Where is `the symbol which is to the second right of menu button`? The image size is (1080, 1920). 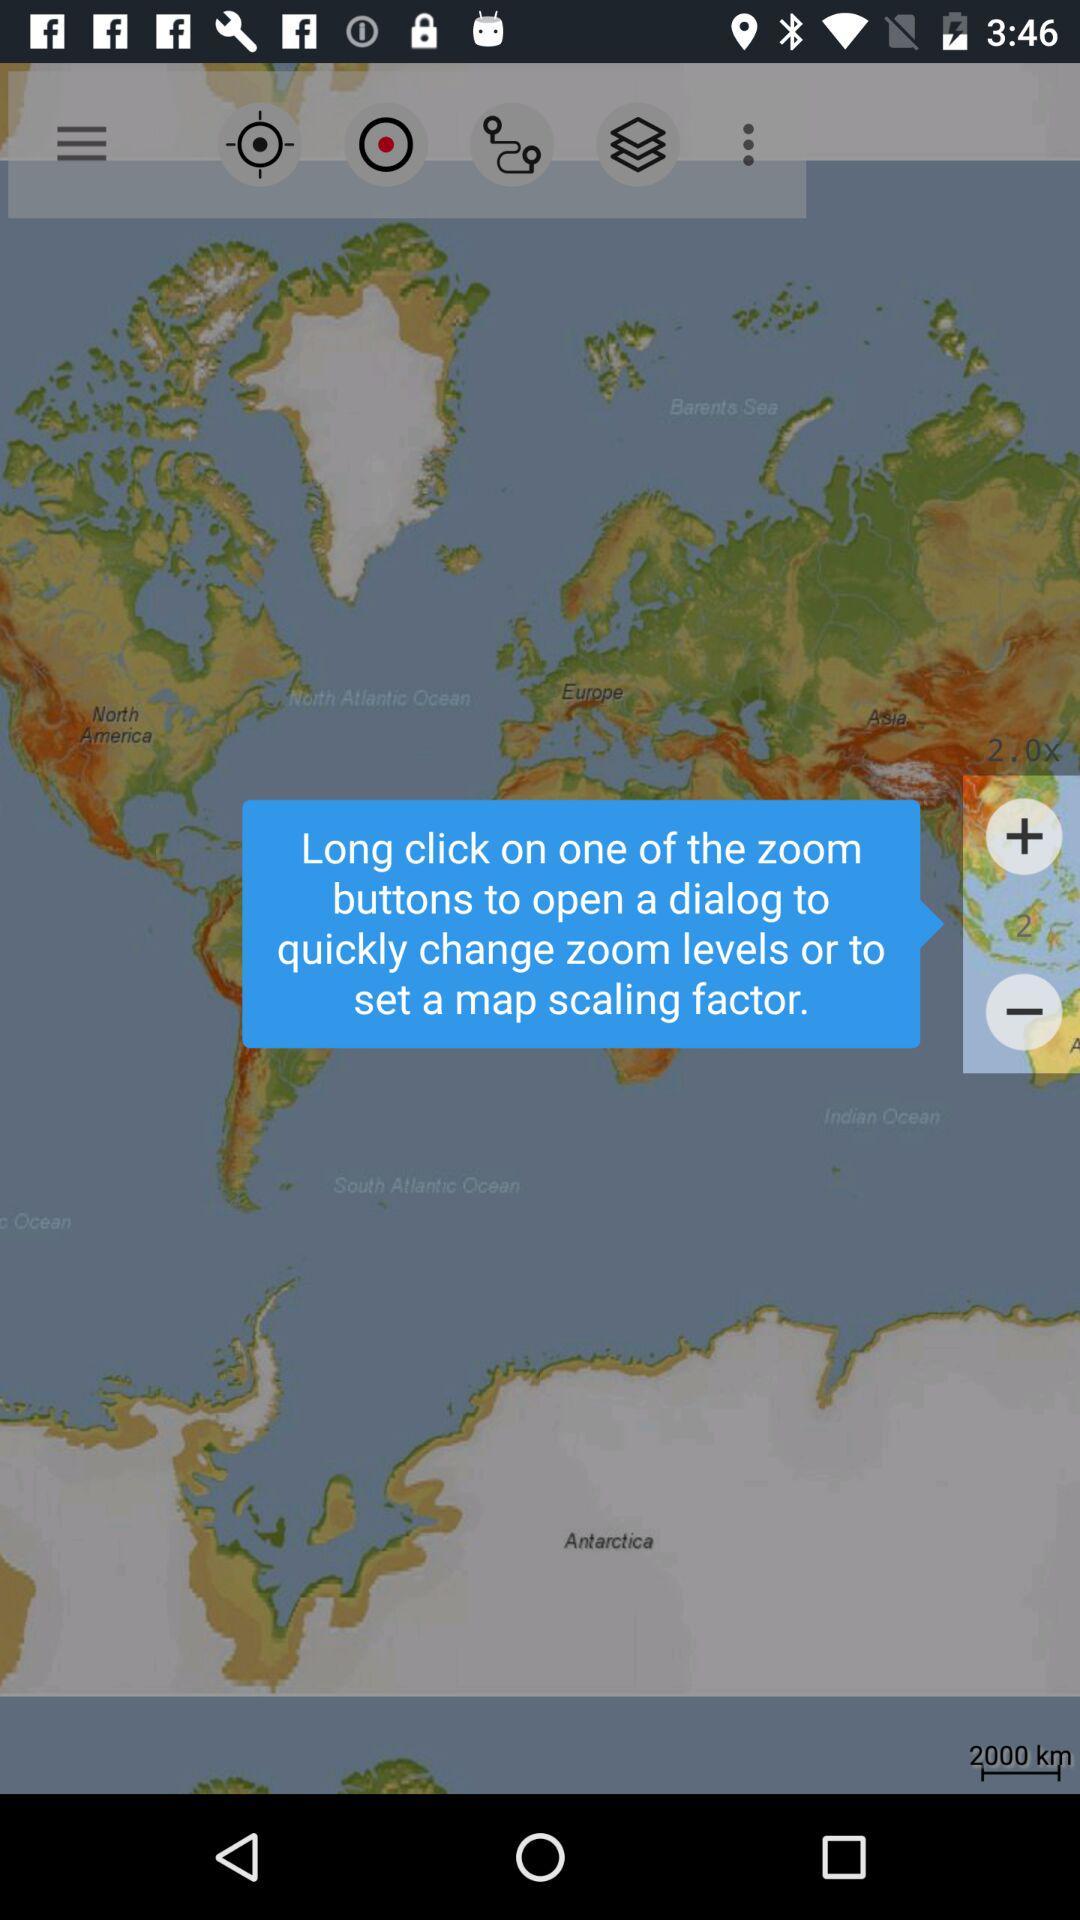
the symbol which is to the second right of menu button is located at coordinates (385, 143).